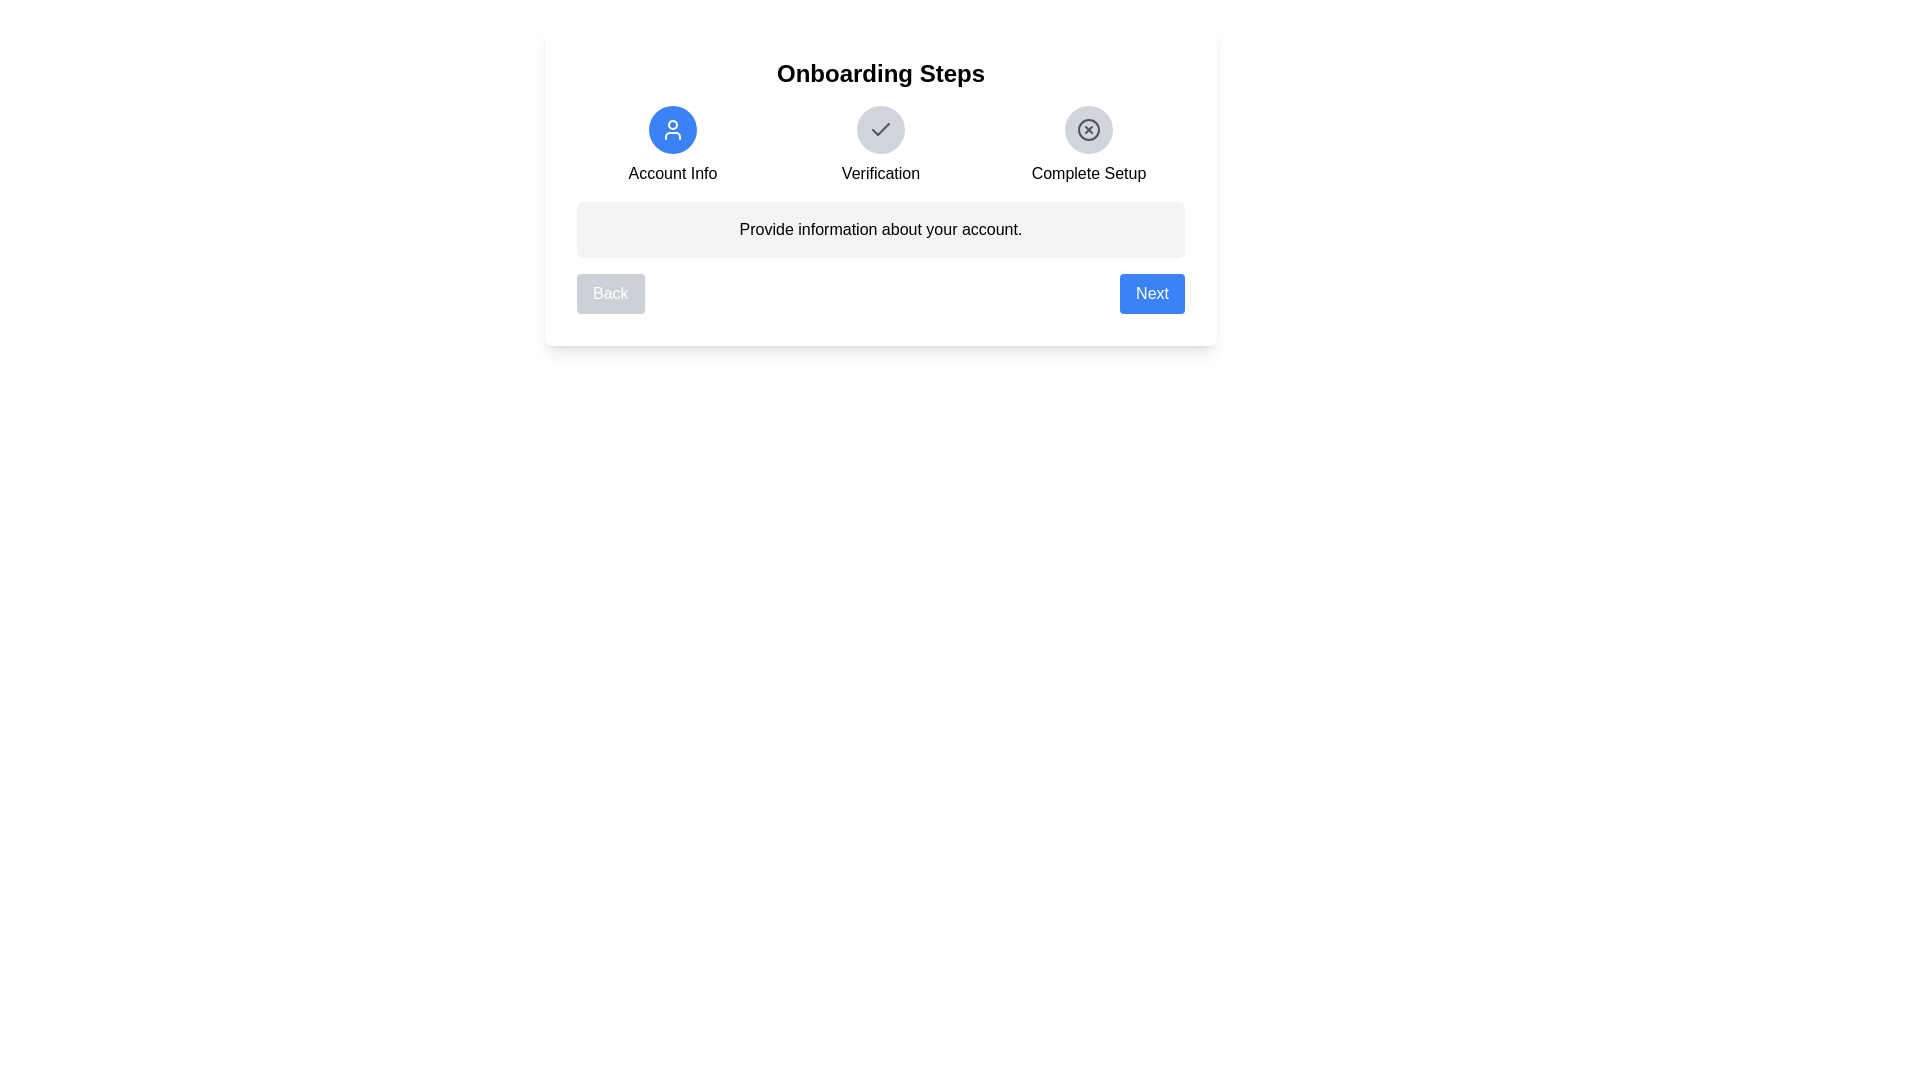 Image resolution: width=1920 pixels, height=1080 pixels. Describe the element at coordinates (1152, 293) in the screenshot. I see `the 'Next' button to proceed to the next step` at that location.